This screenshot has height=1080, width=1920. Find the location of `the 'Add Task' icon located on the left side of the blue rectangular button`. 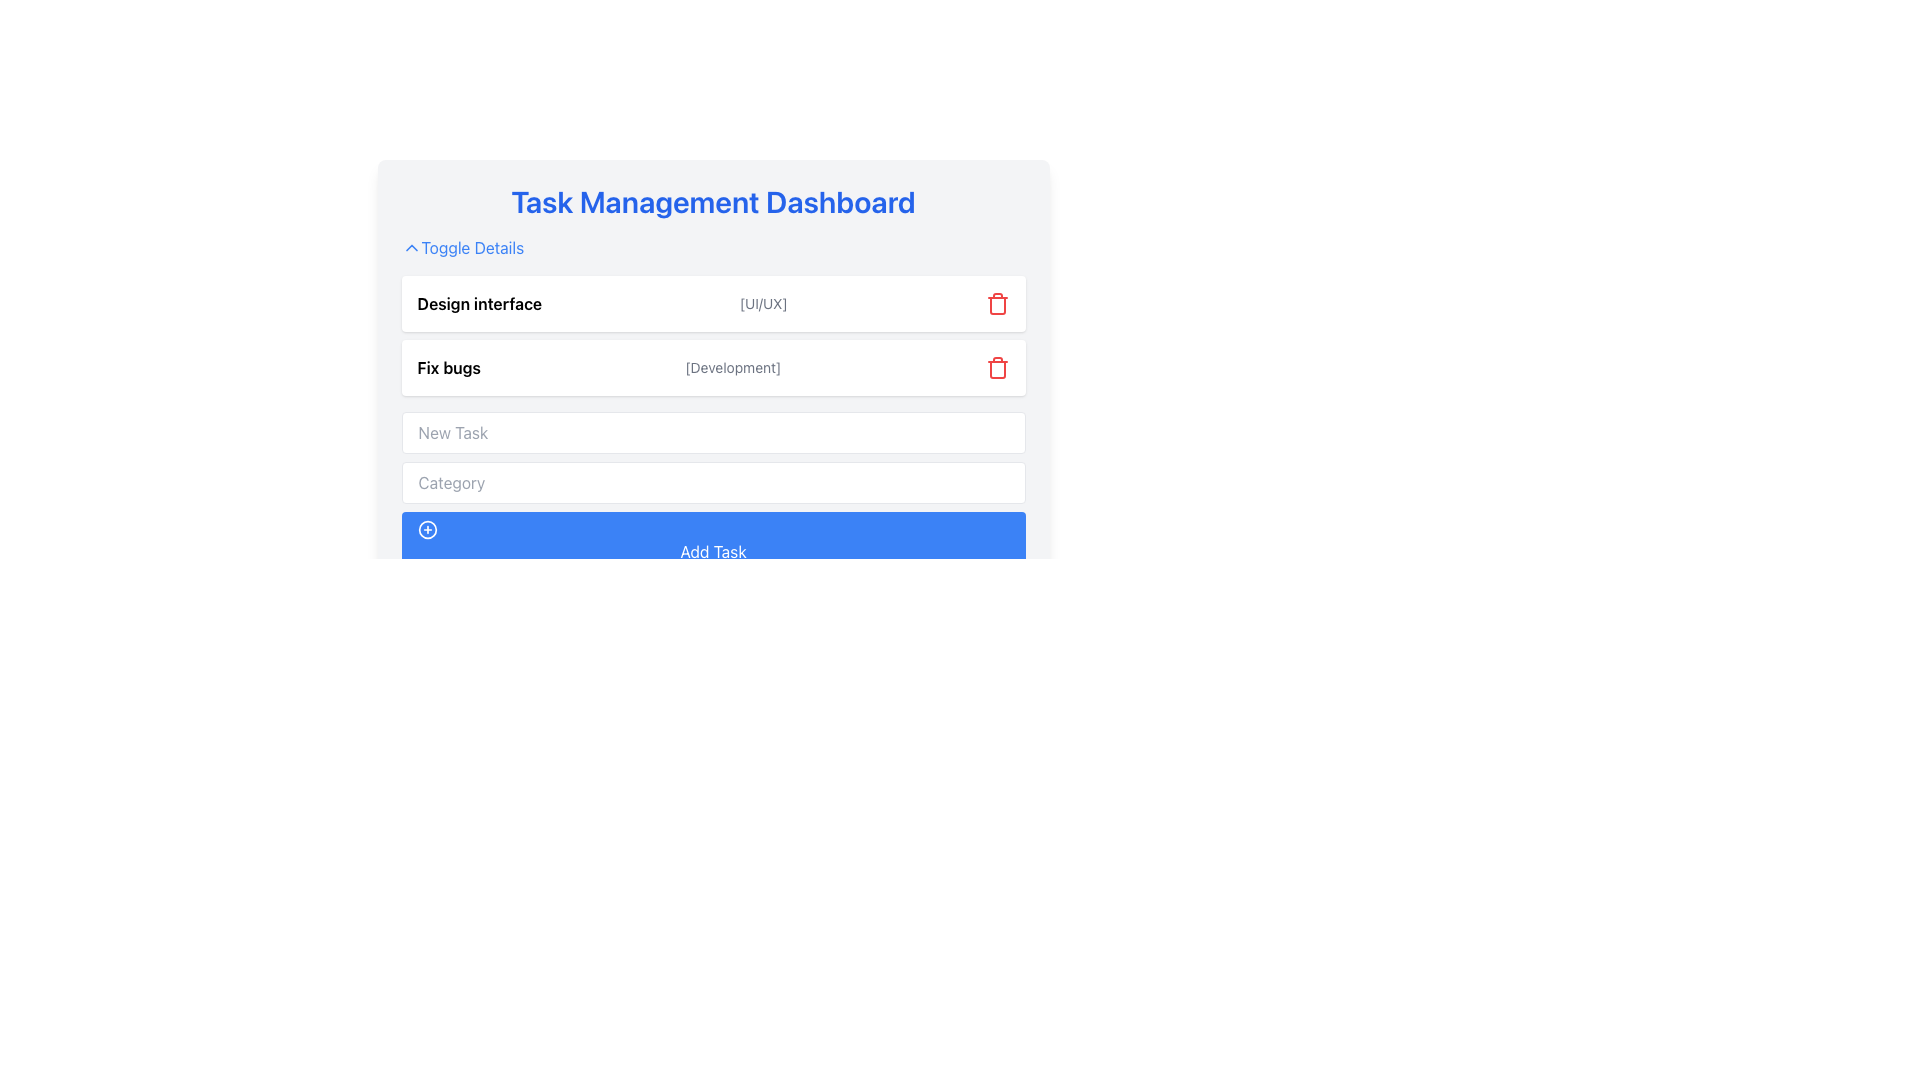

the 'Add Task' icon located on the left side of the blue rectangular button is located at coordinates (426, 528).